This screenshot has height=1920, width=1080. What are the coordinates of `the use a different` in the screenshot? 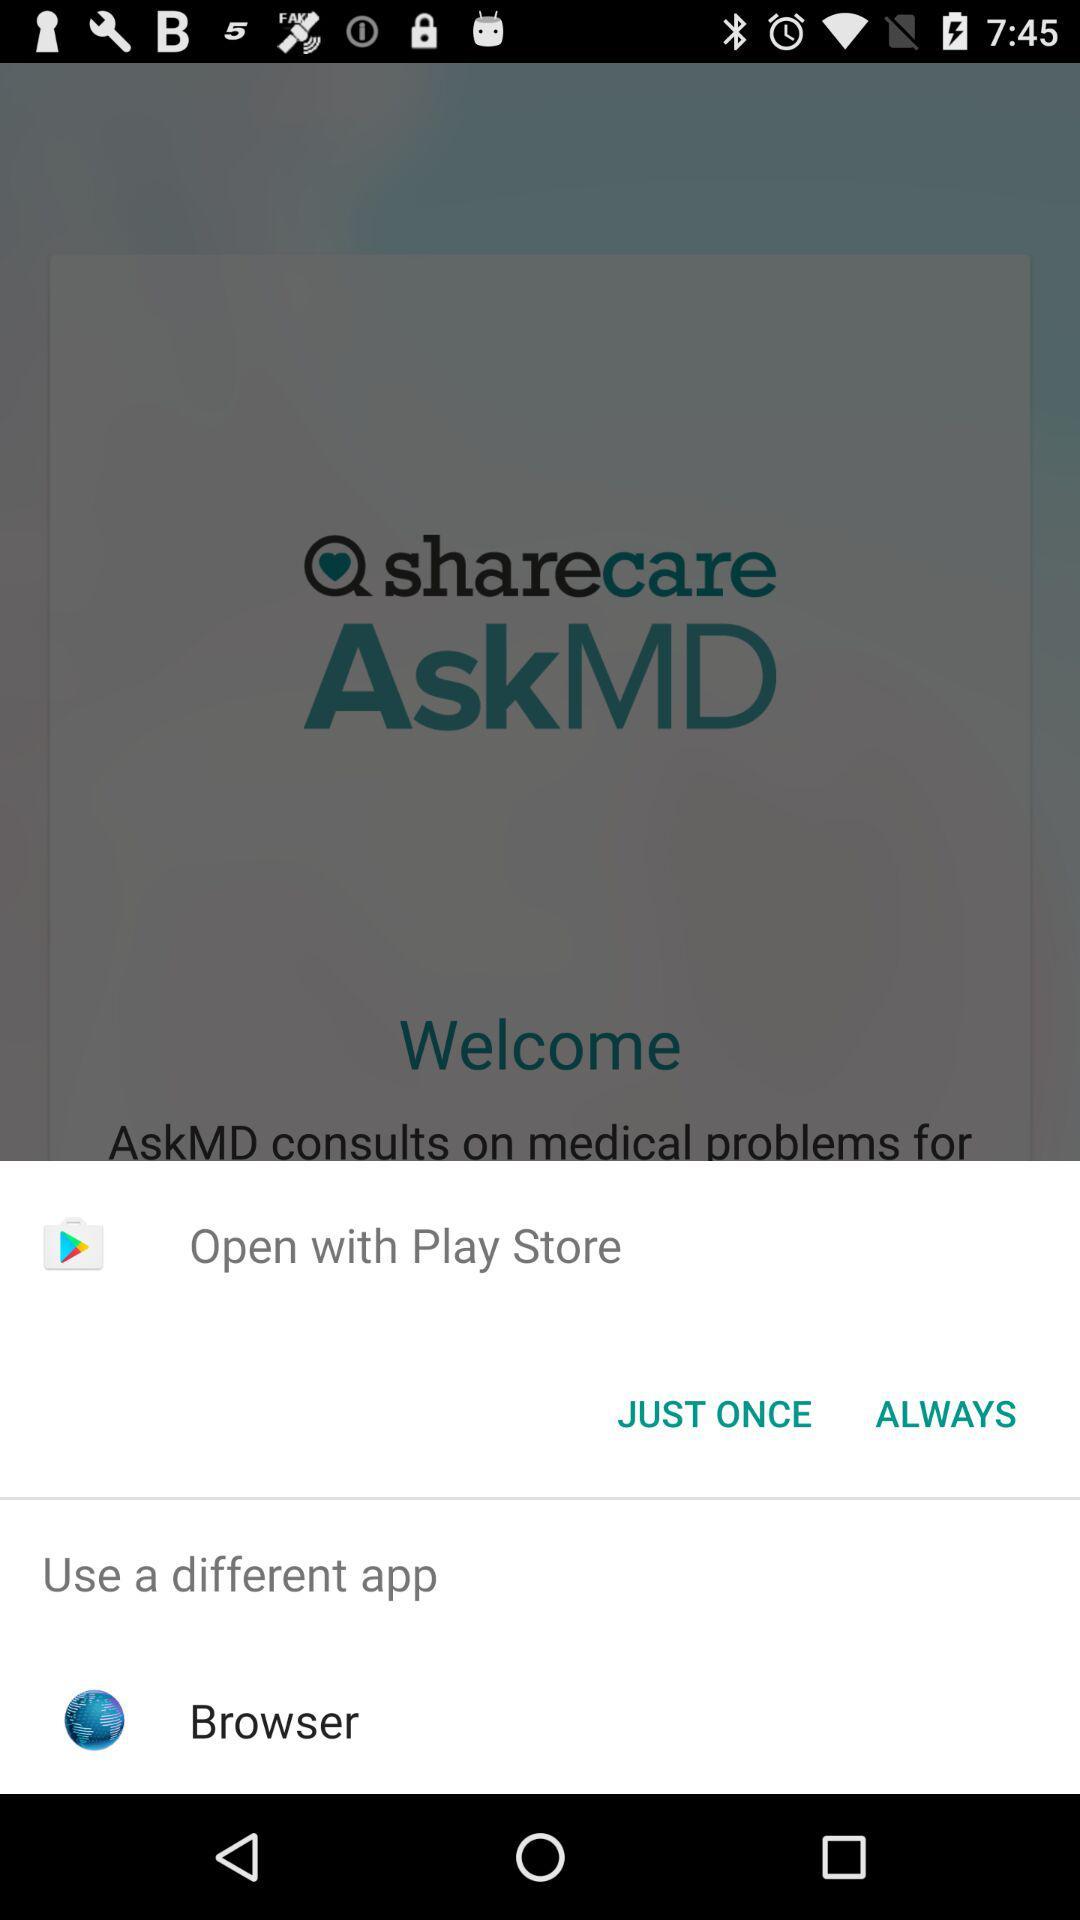 It's located at (540, 1572).